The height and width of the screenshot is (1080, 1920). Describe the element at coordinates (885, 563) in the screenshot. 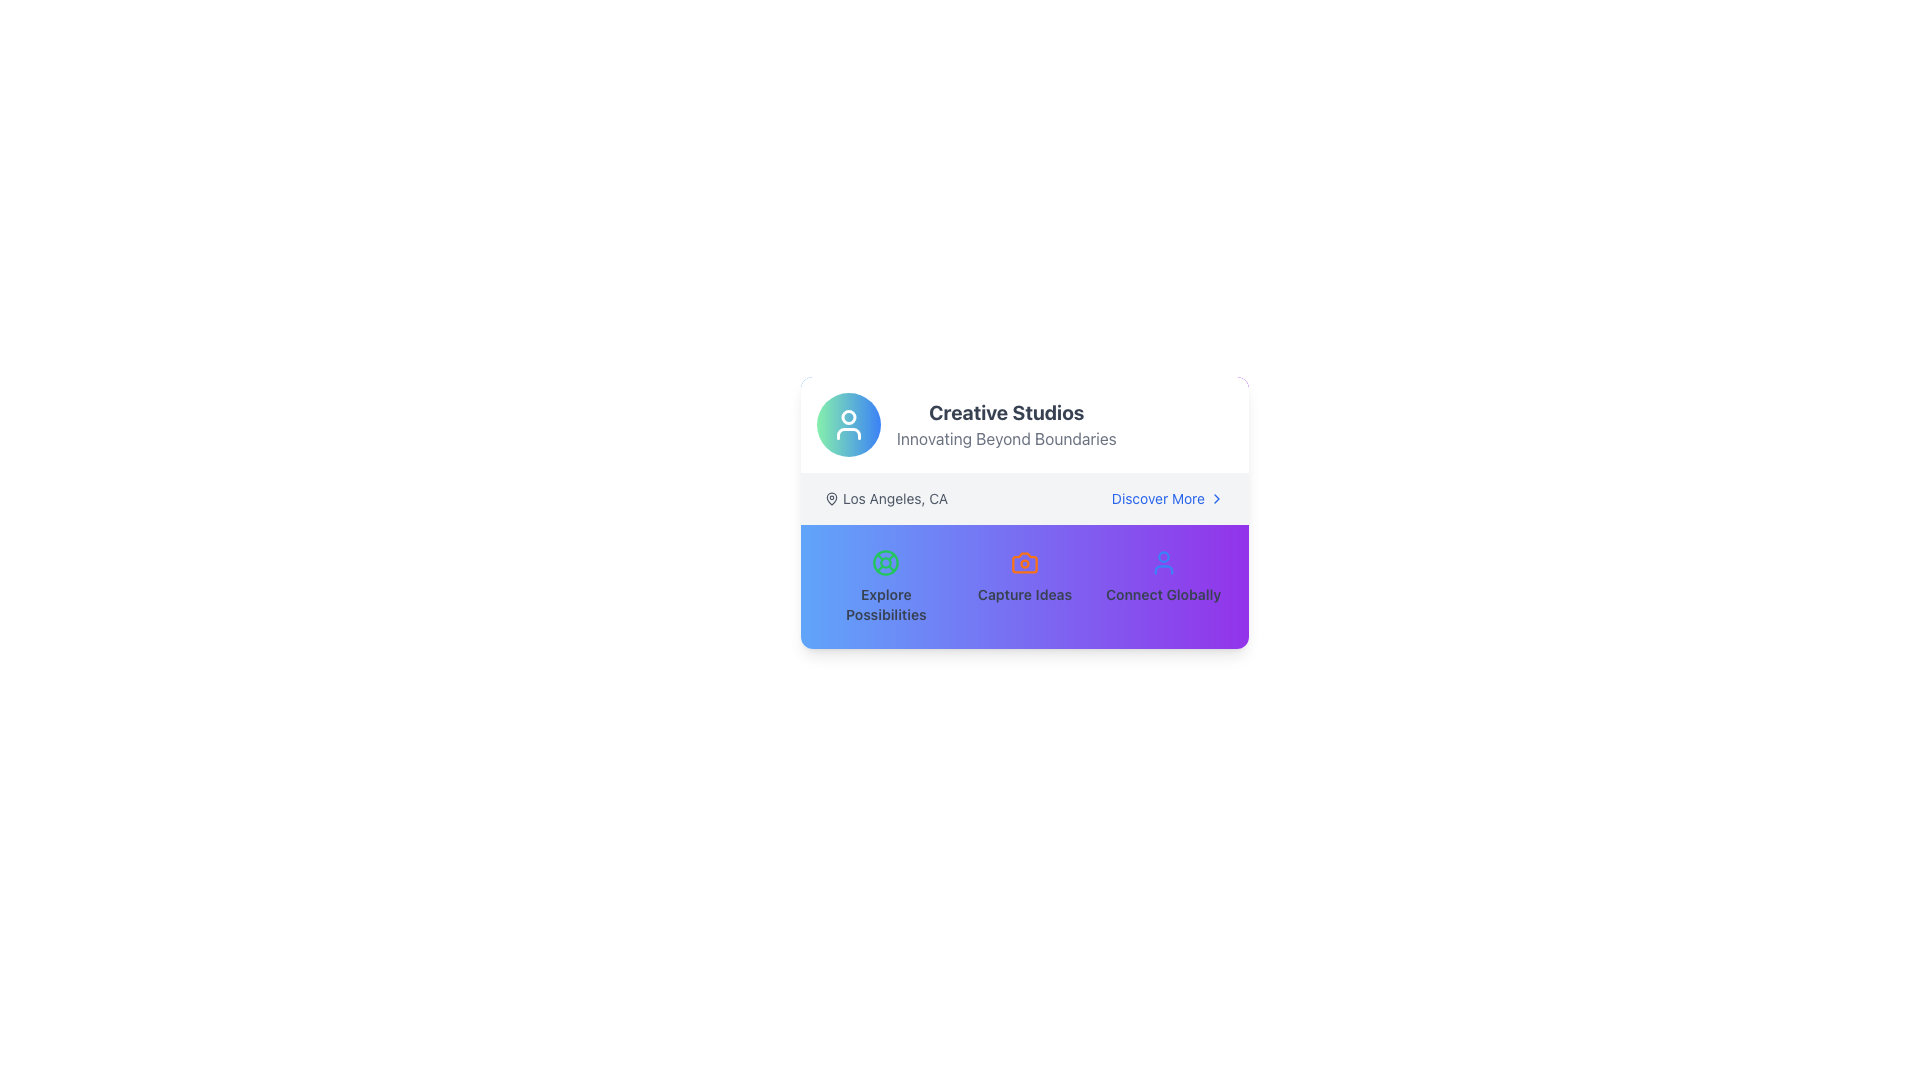

I see `the icon representing the 'Explore Possibilities' option` at that location.